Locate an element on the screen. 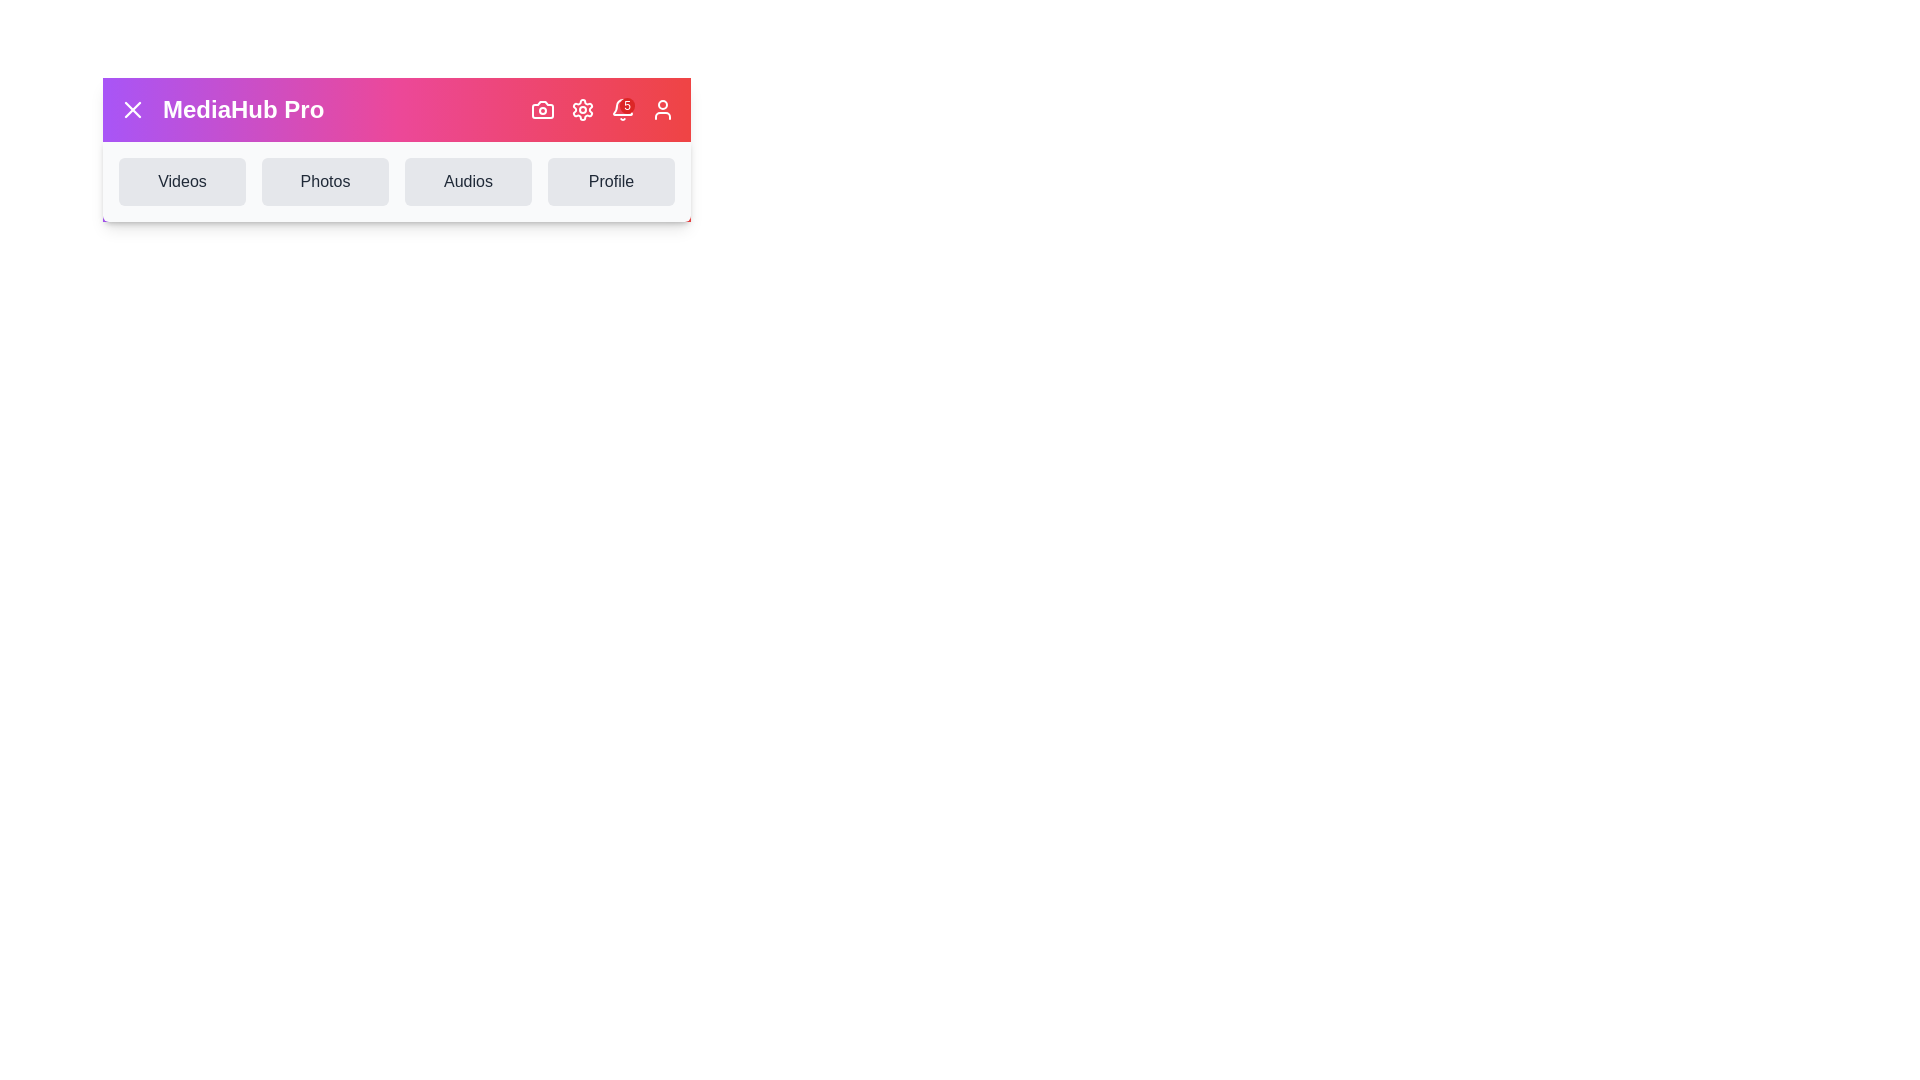  the menu item Profile to navigate to the respective section is located at coordinates (610, 181).